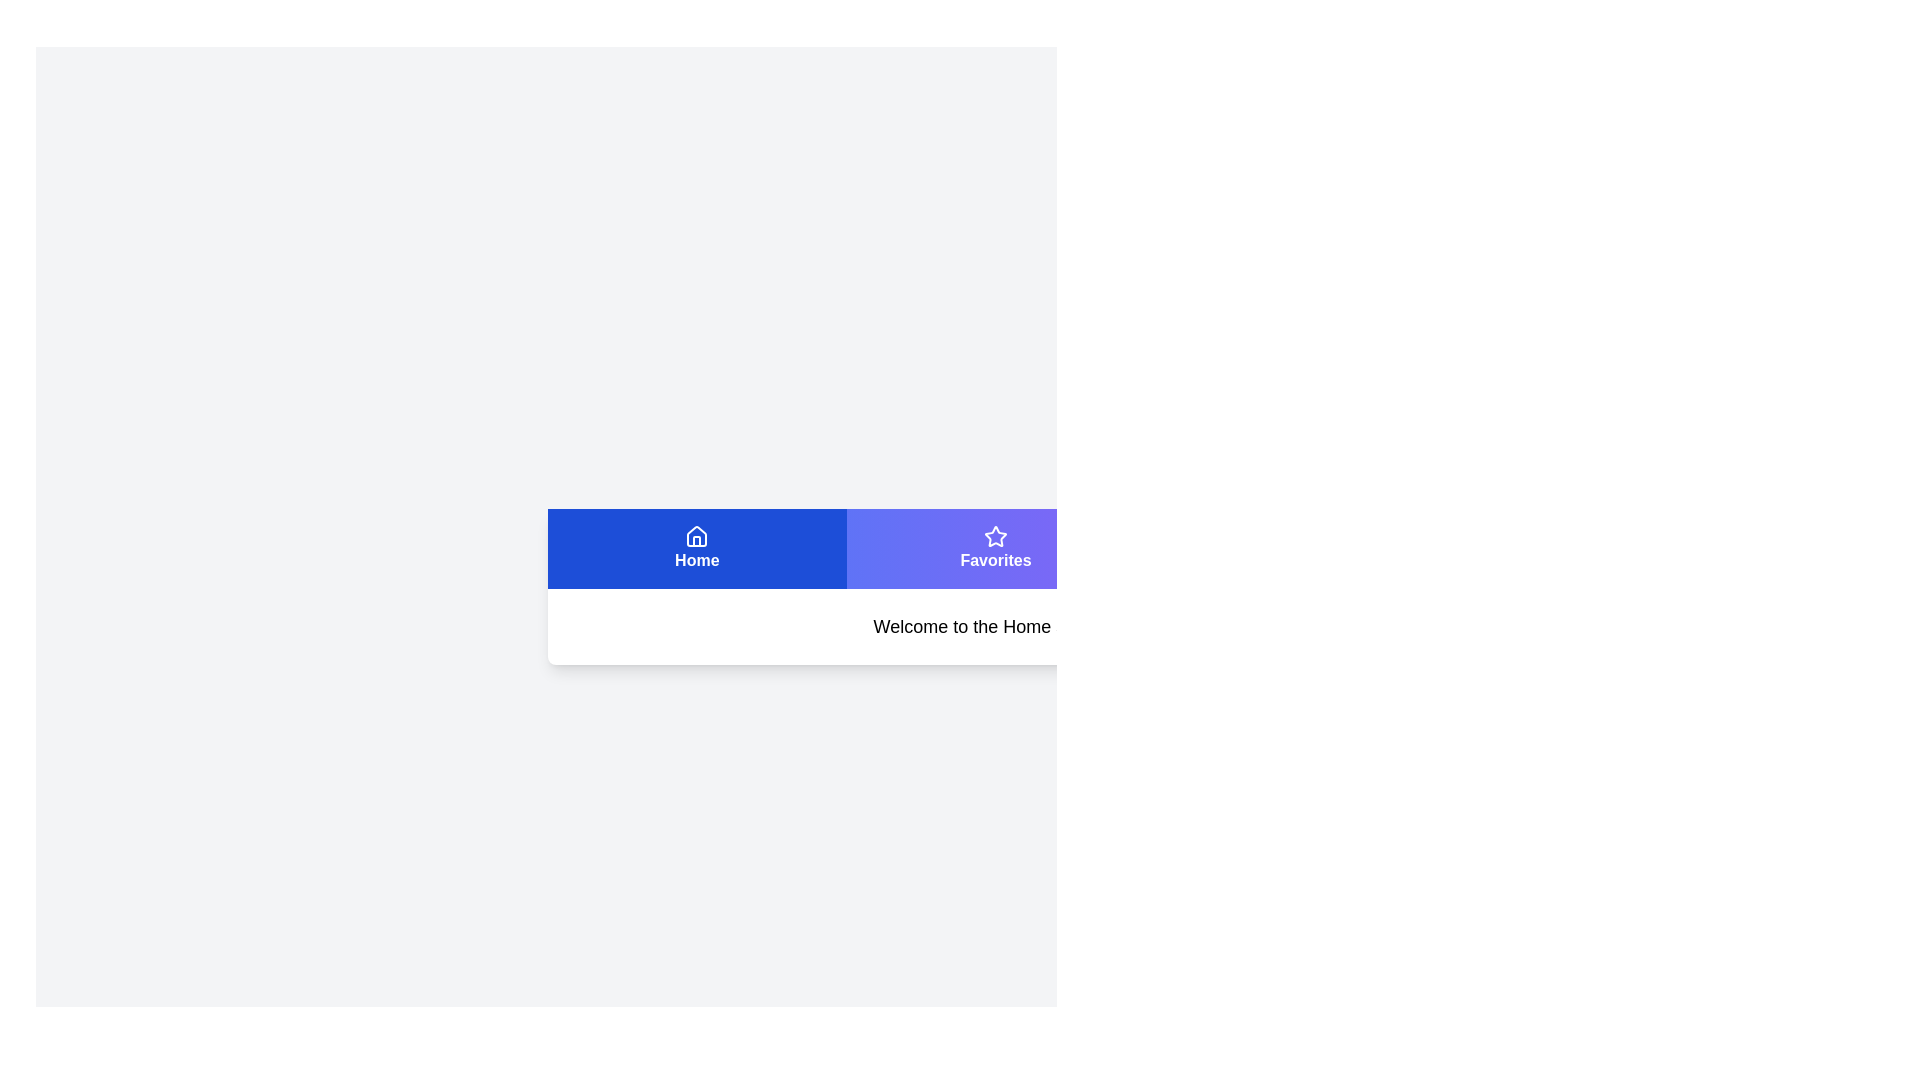  Describe the element at coordinates (995, 535) in the screenshot. I see `the star icon within the 'Favorites' section, which is outlined in purple with a white star-shape center` at that location.